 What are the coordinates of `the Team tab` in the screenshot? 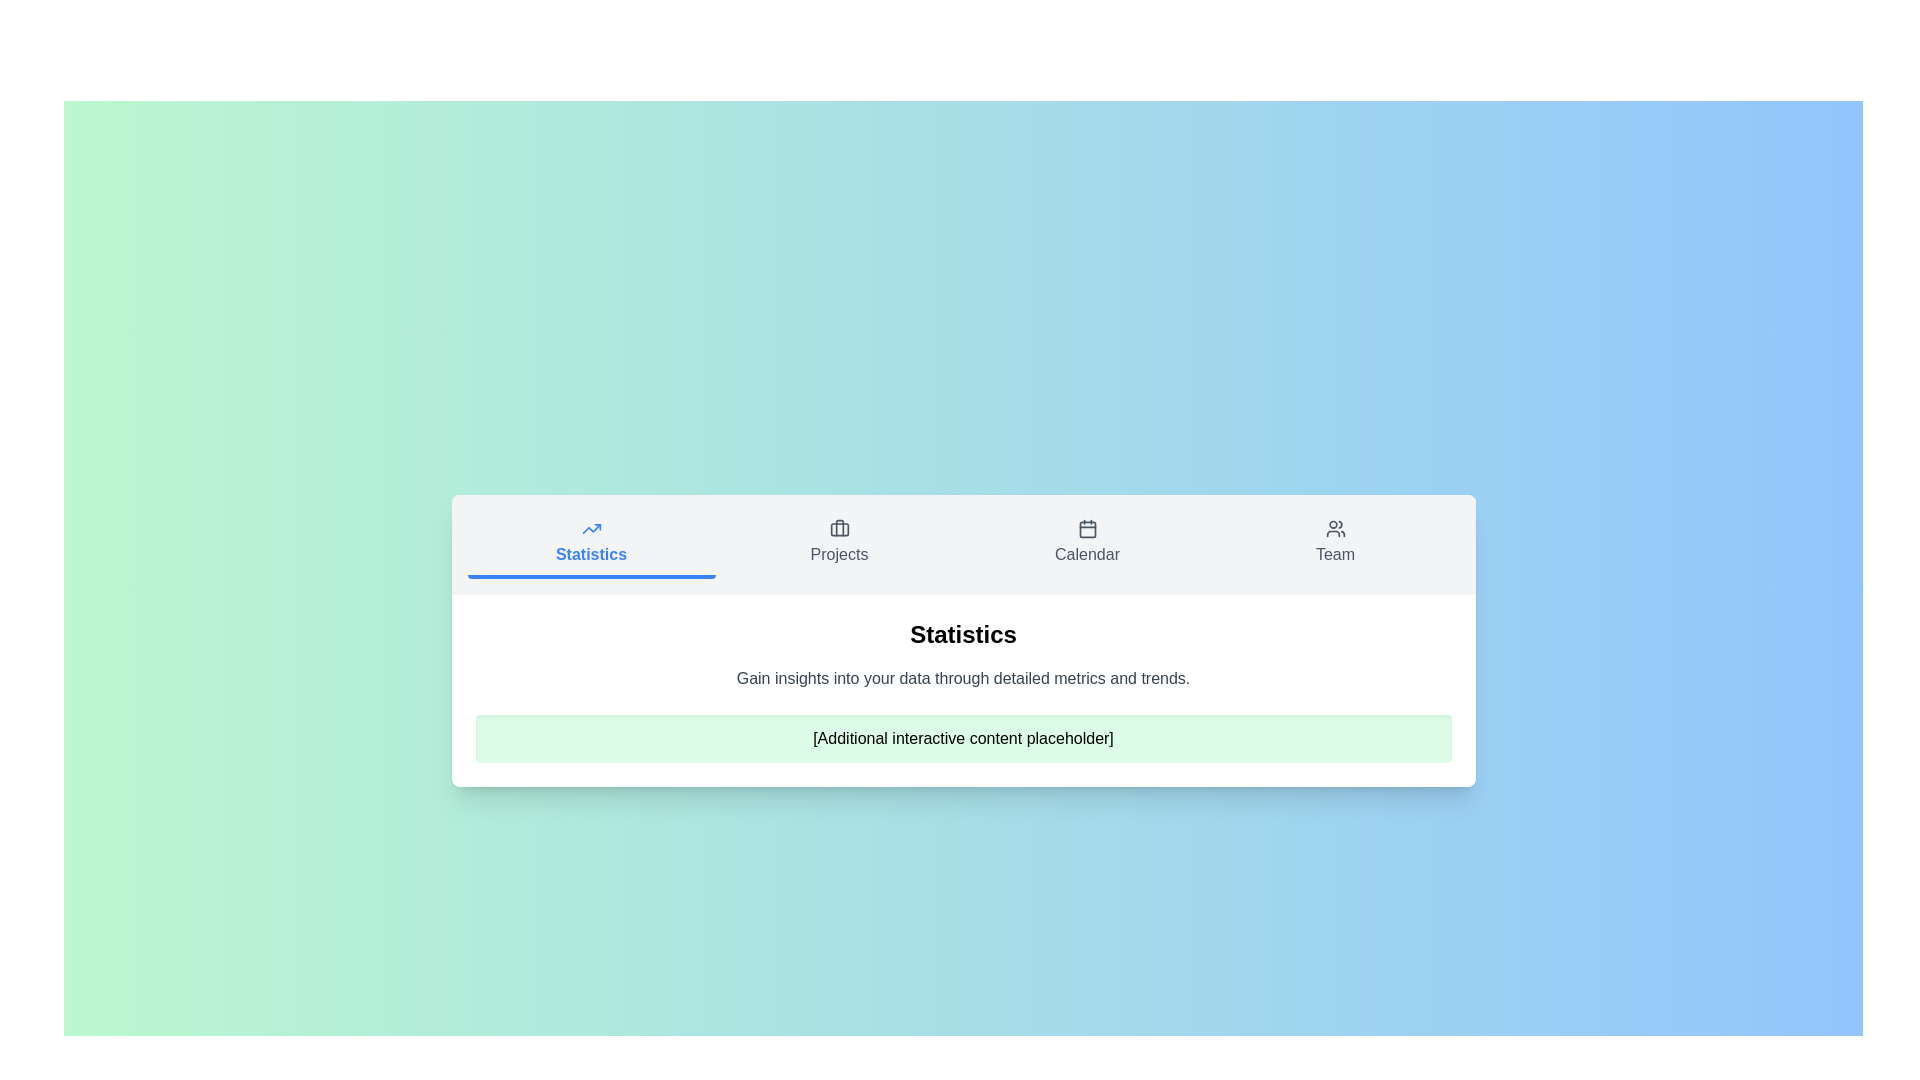 It's located at (1335, 544).